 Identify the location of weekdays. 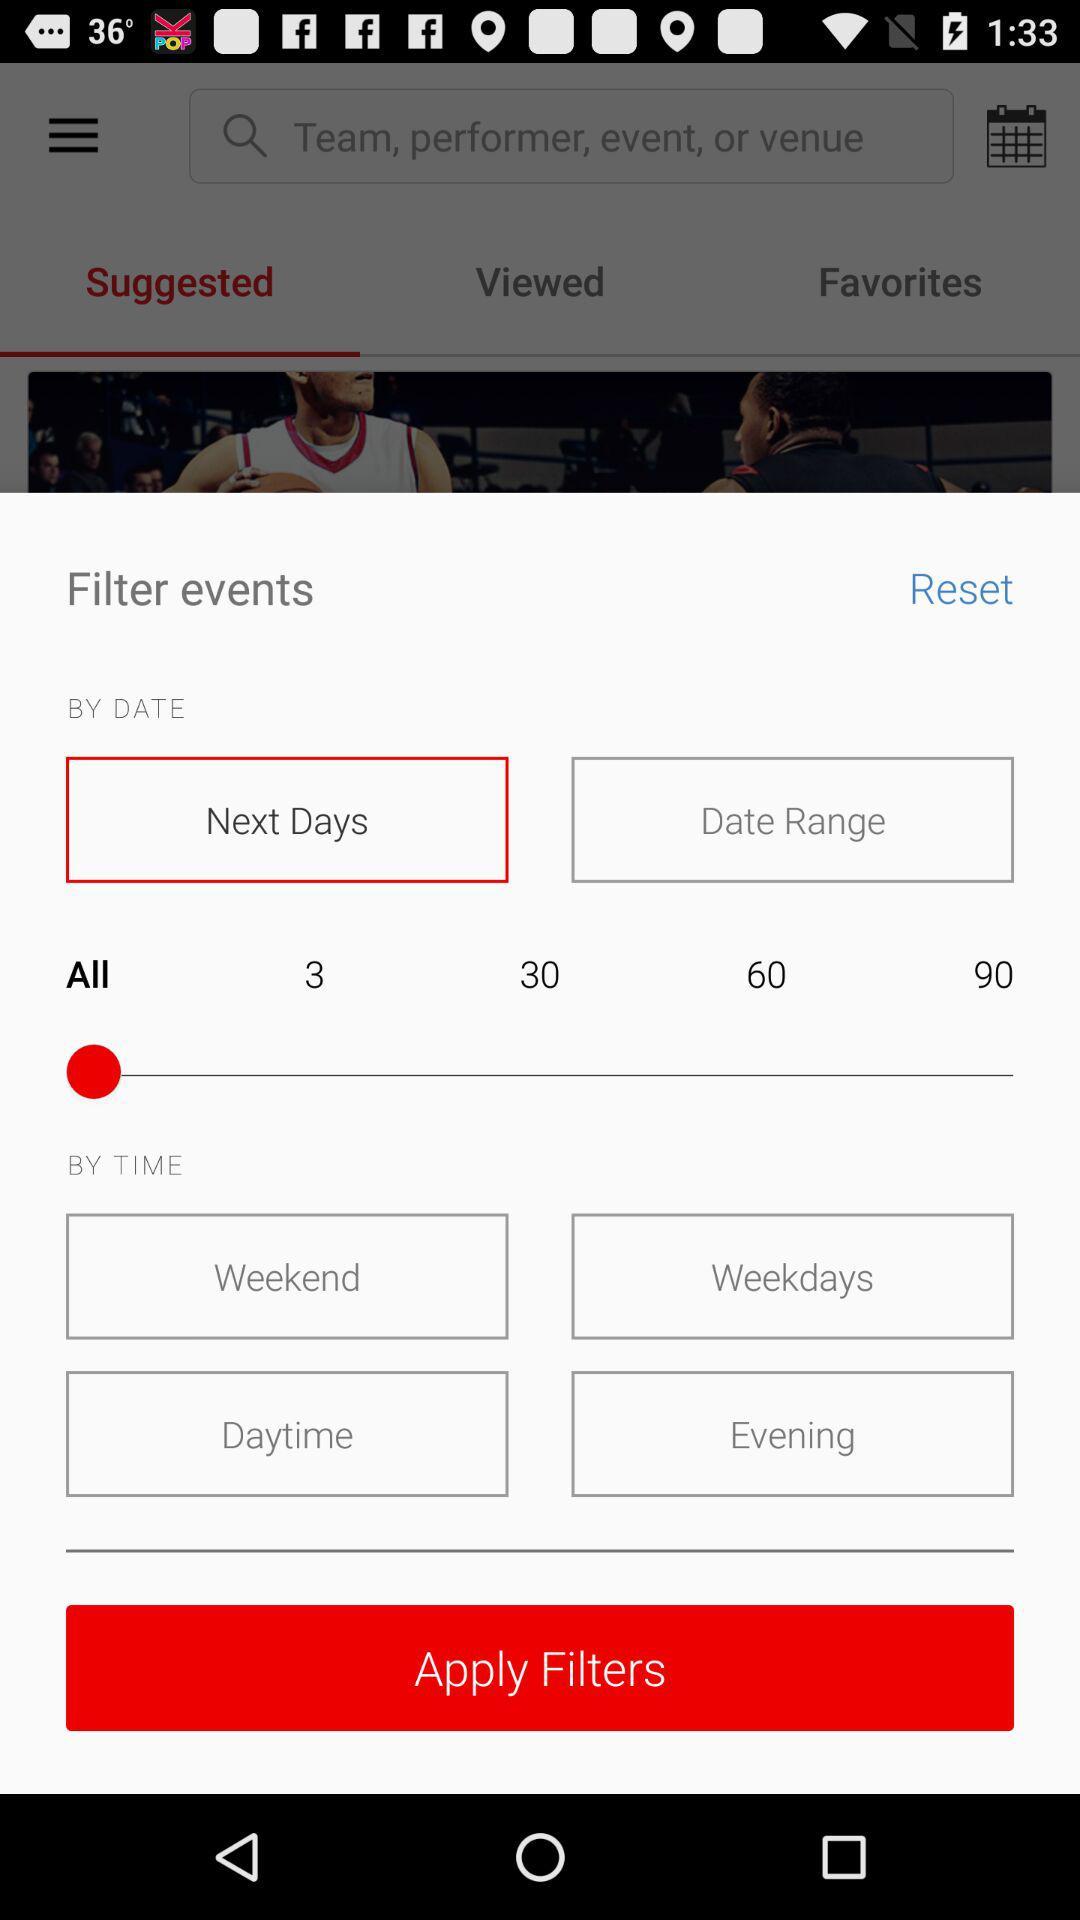
(791, 1275).